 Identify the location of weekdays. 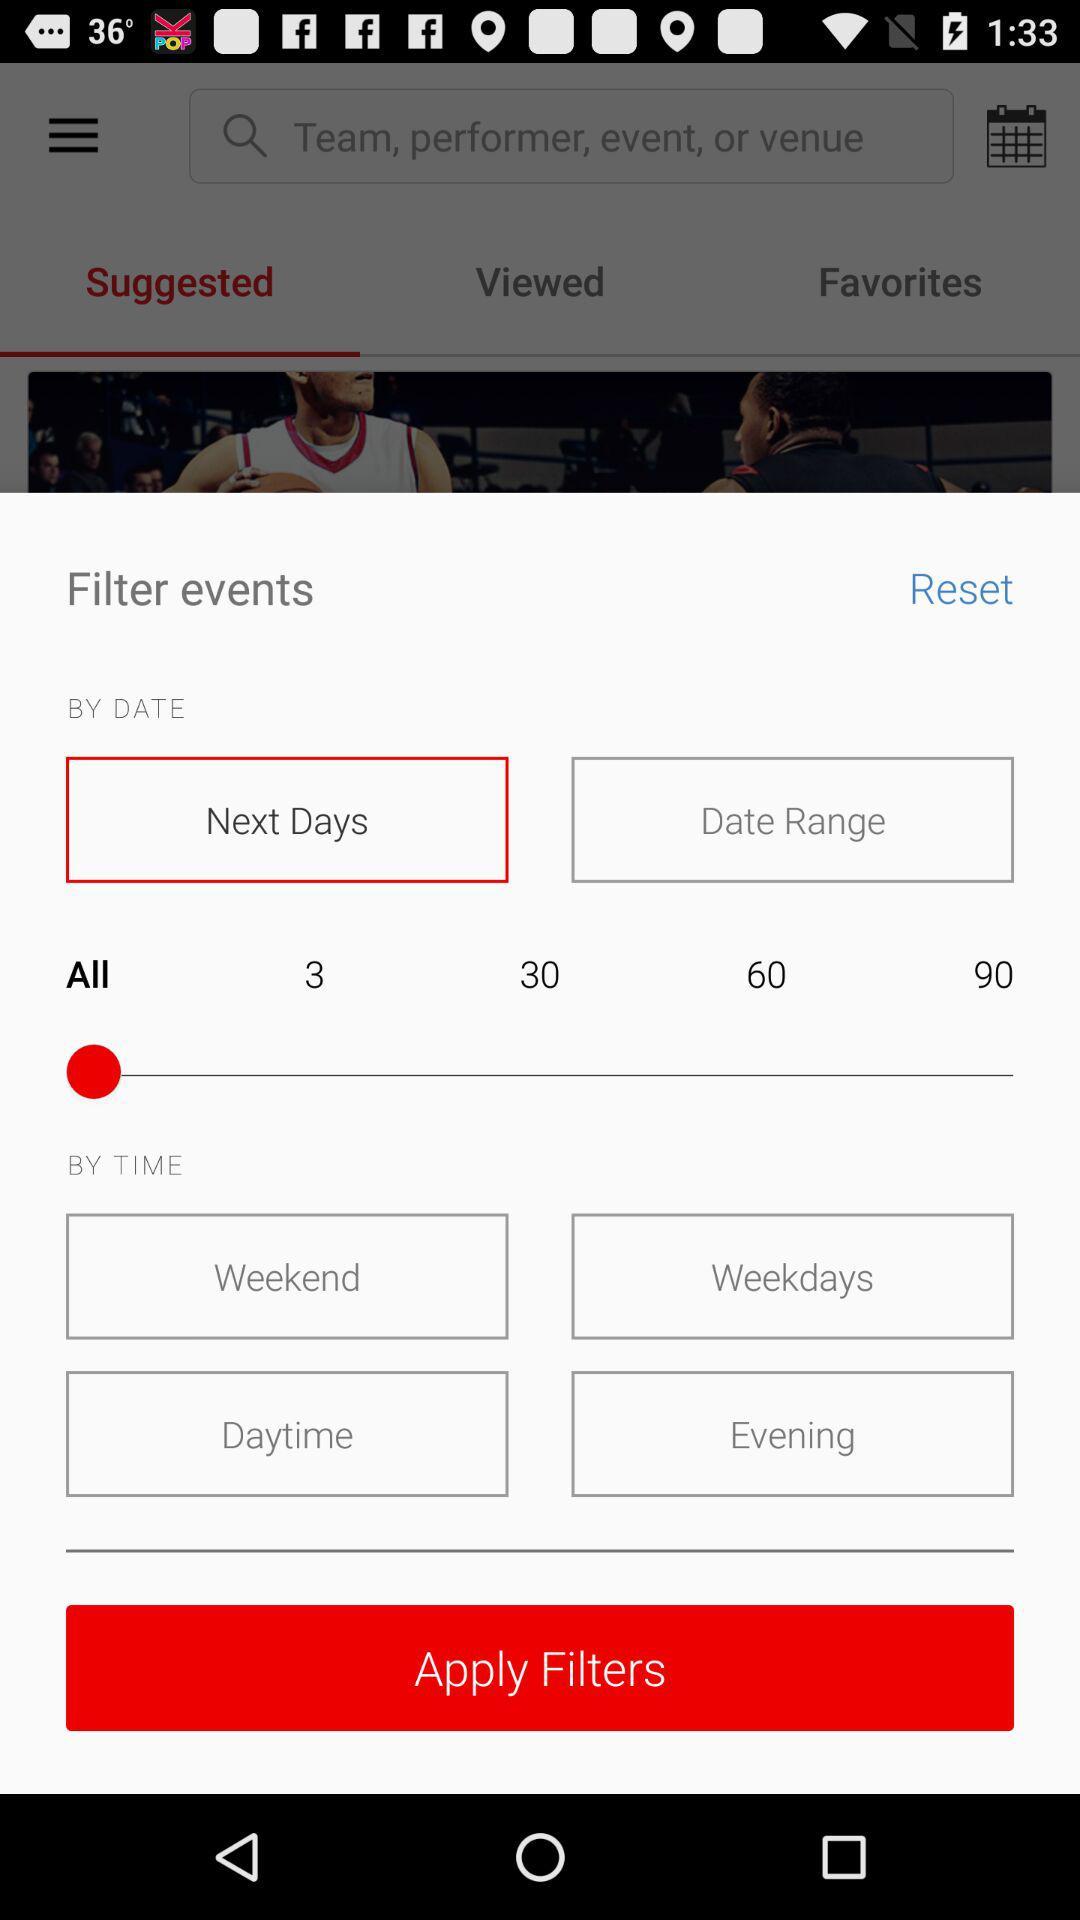
(791, 1275).